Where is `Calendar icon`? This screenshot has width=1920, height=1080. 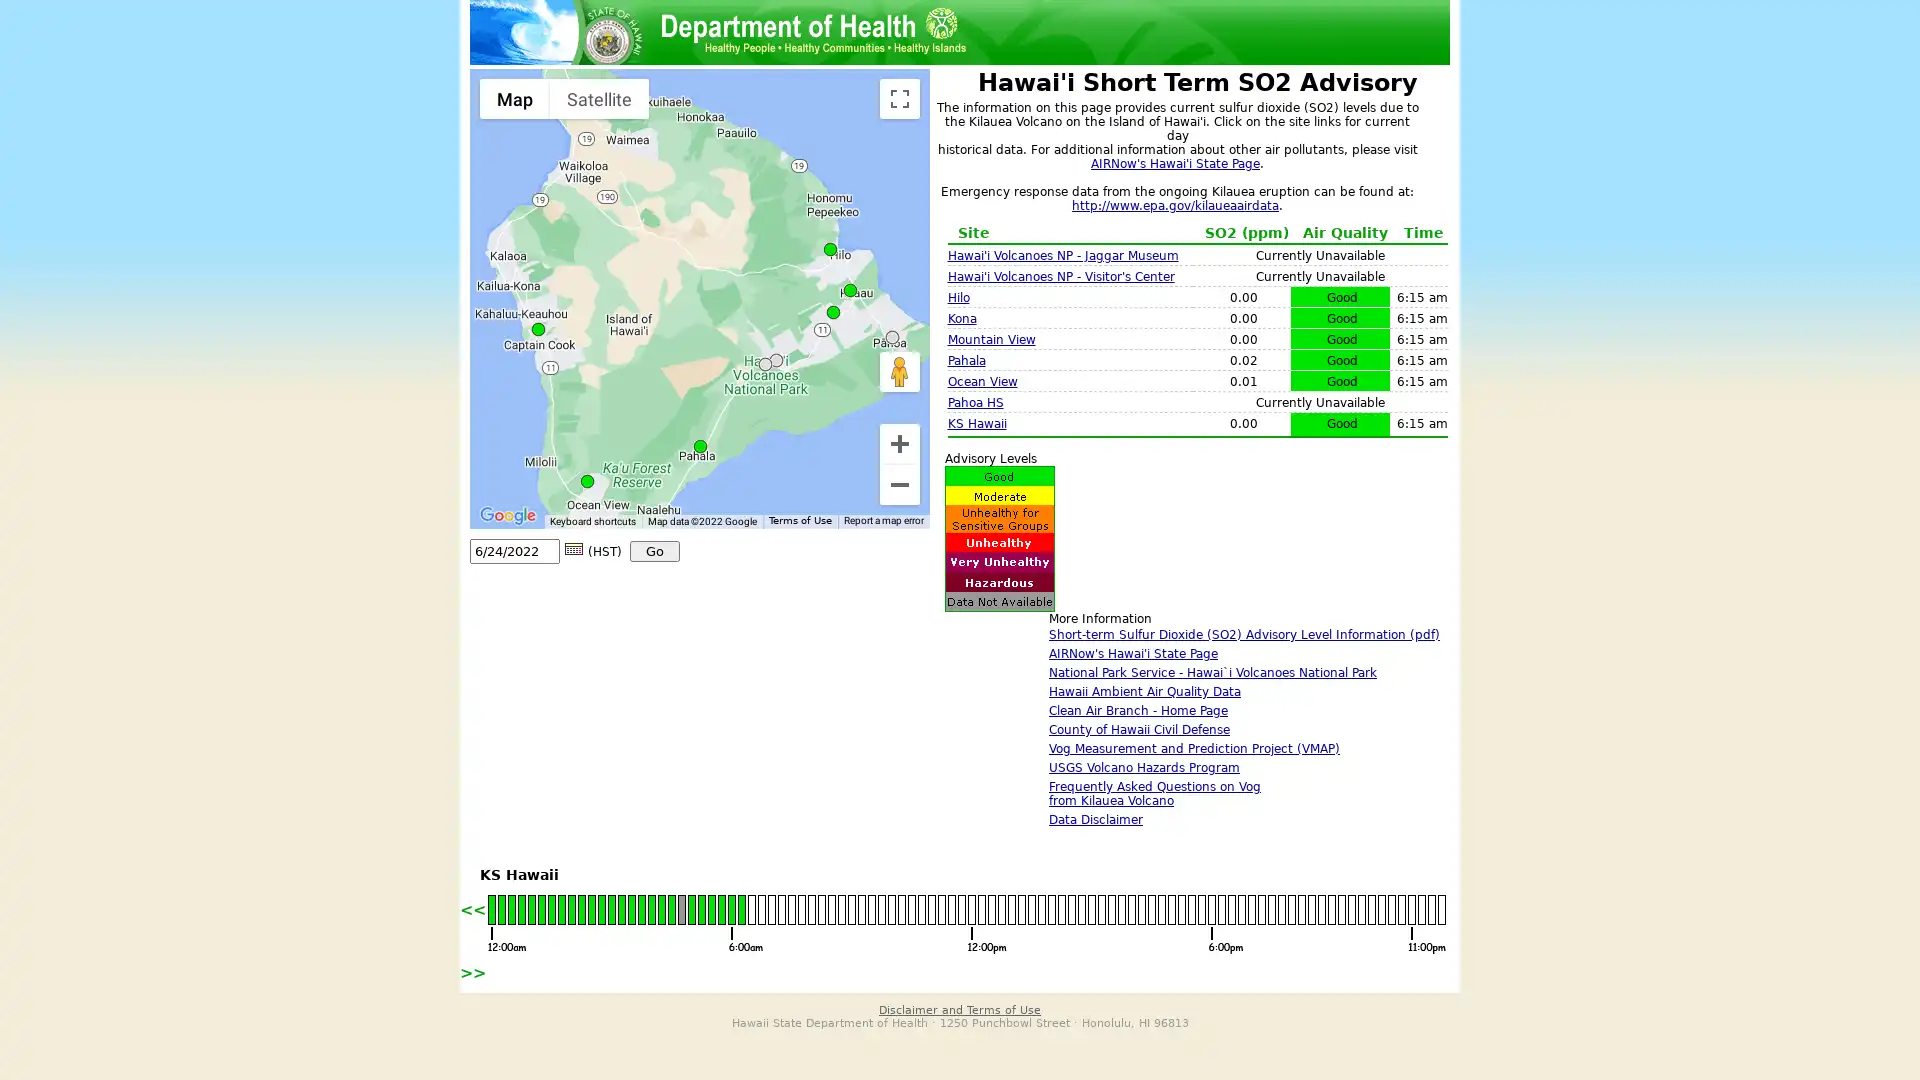 Calendar icon is located at coordinates (573, 548).